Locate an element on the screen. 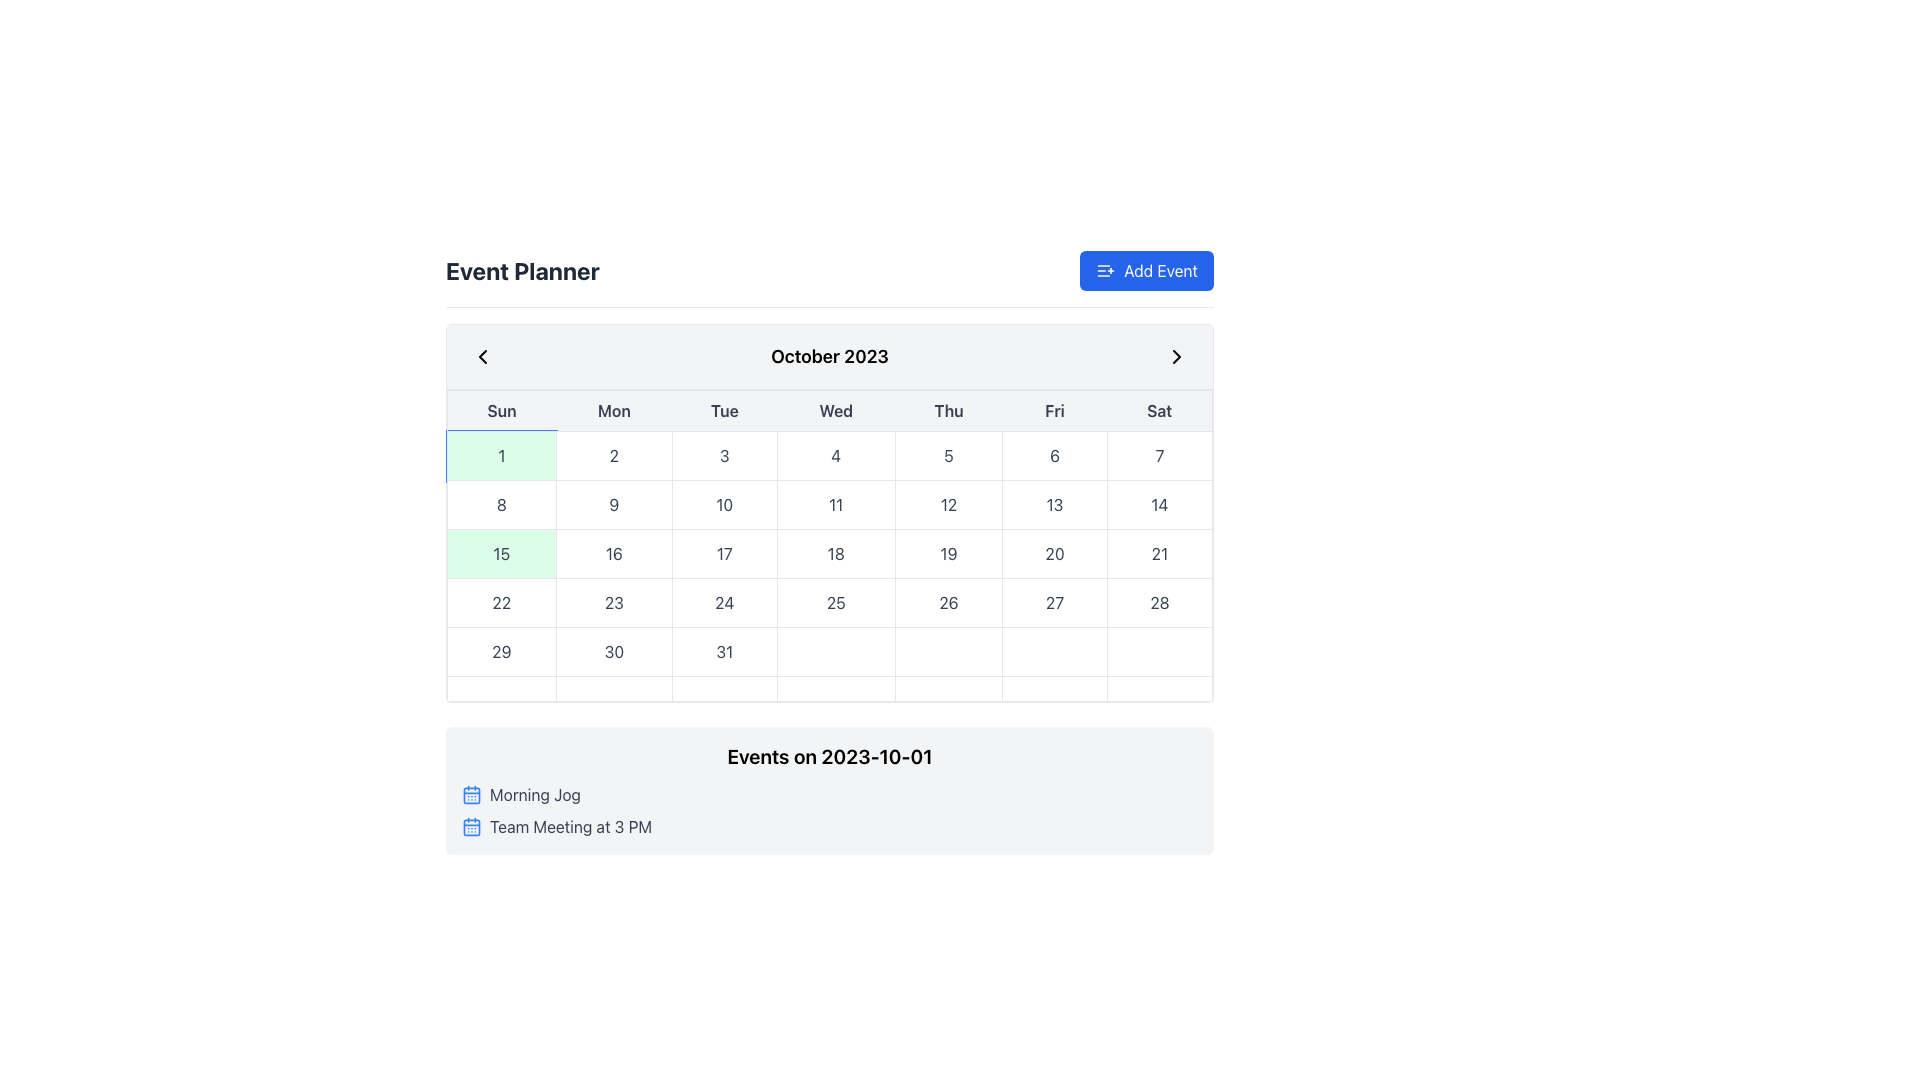  the sixth cell in the last row of the calendar grid, which corresponds to the Friday column is located at coordinates (1054, 651).